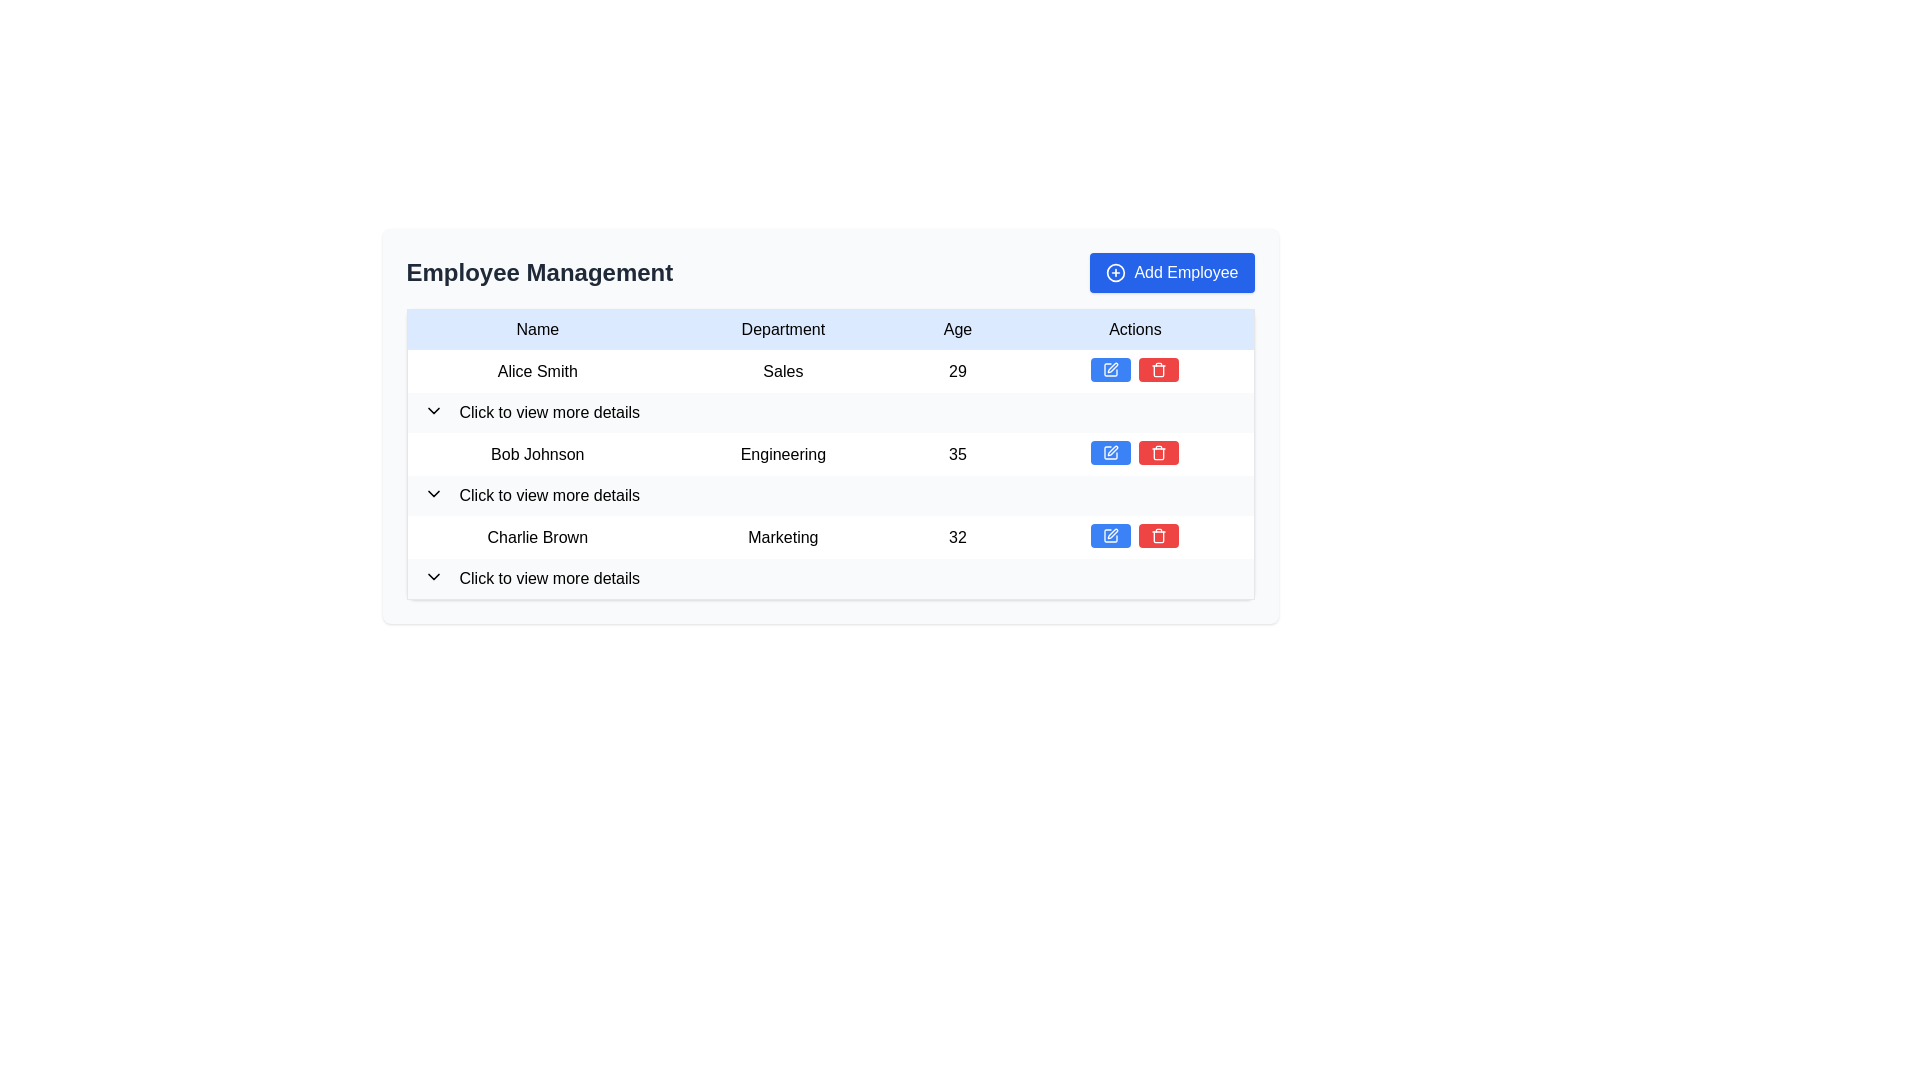  What do you see at coordinates (1110, 370) in the screenshot?
I see `the blue button with white text and a pen icon located in the 'Actions' column of the first row, to the left of the red trash button` at bounding box center [1110, 370].